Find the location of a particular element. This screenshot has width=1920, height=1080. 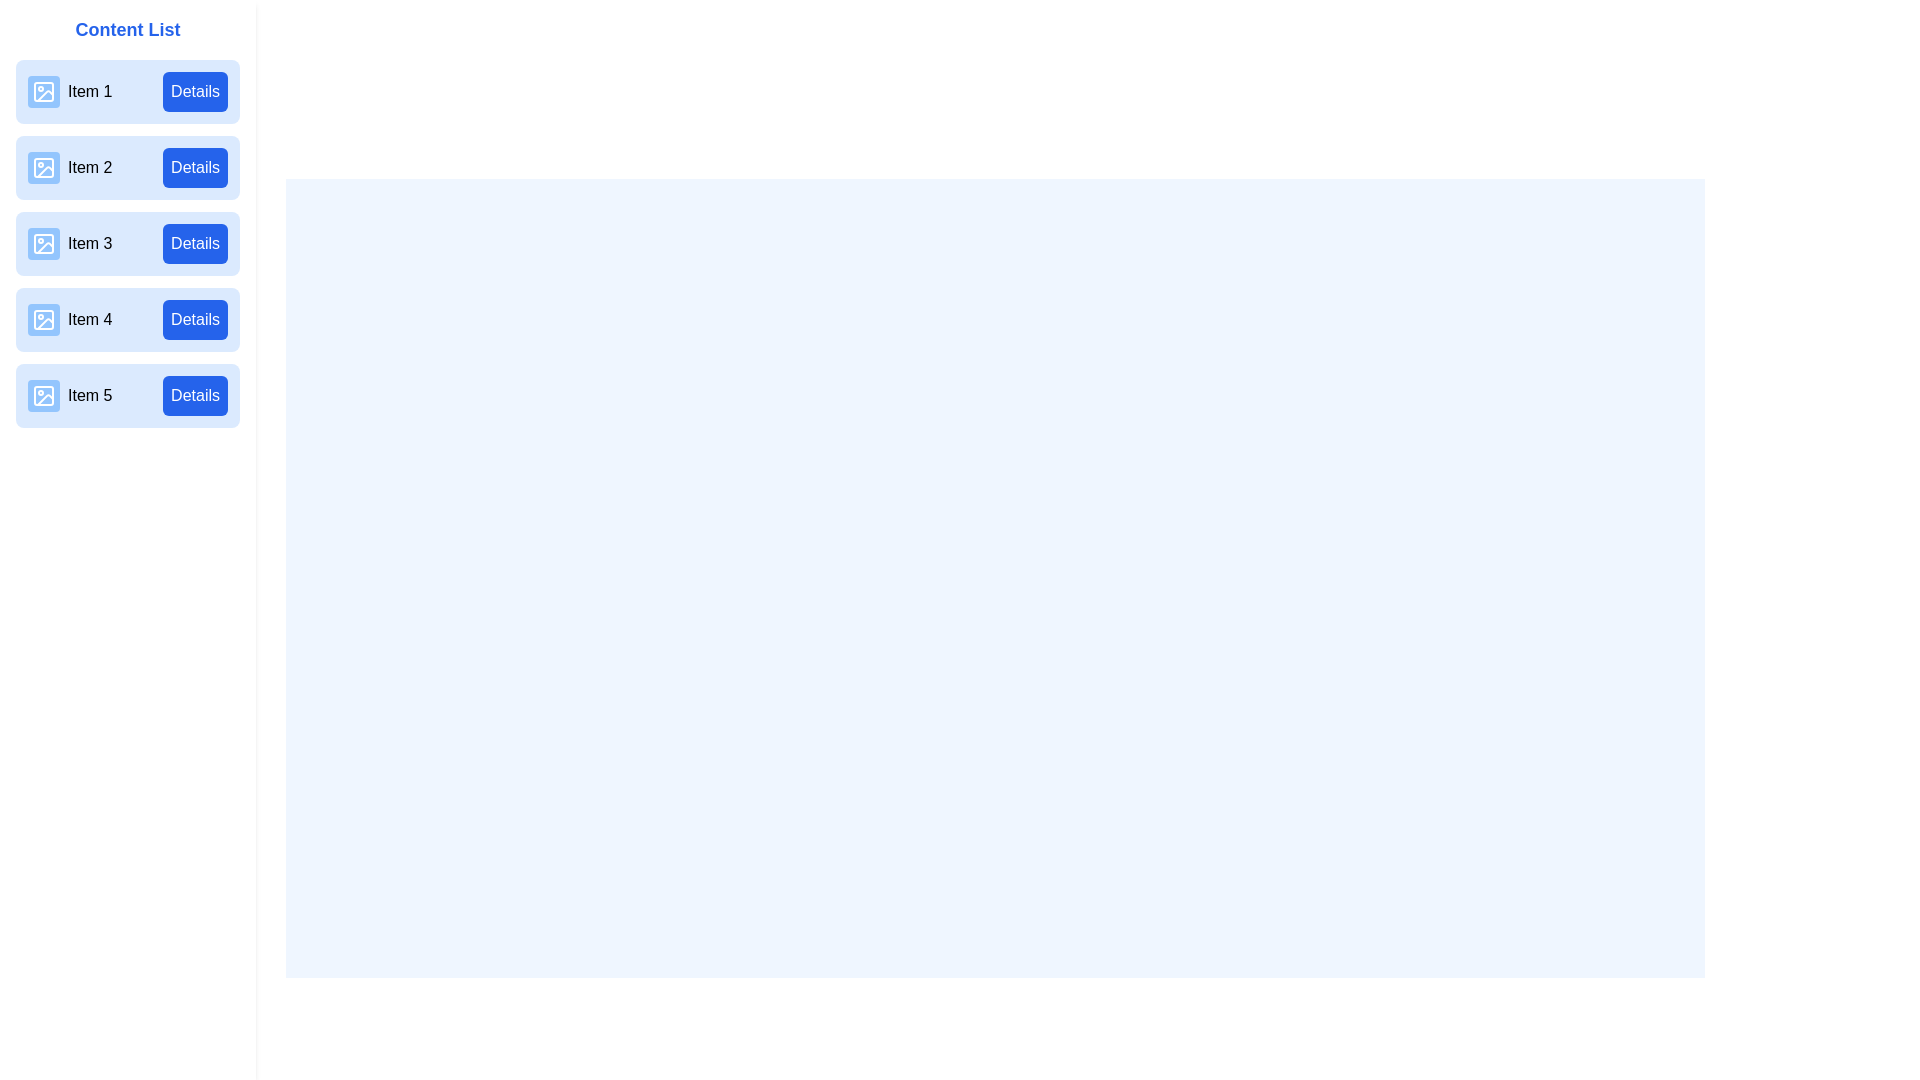

the text label 'Item 3' located in the third row of the vertical 'Content List' is located at coordinates (89, 242).